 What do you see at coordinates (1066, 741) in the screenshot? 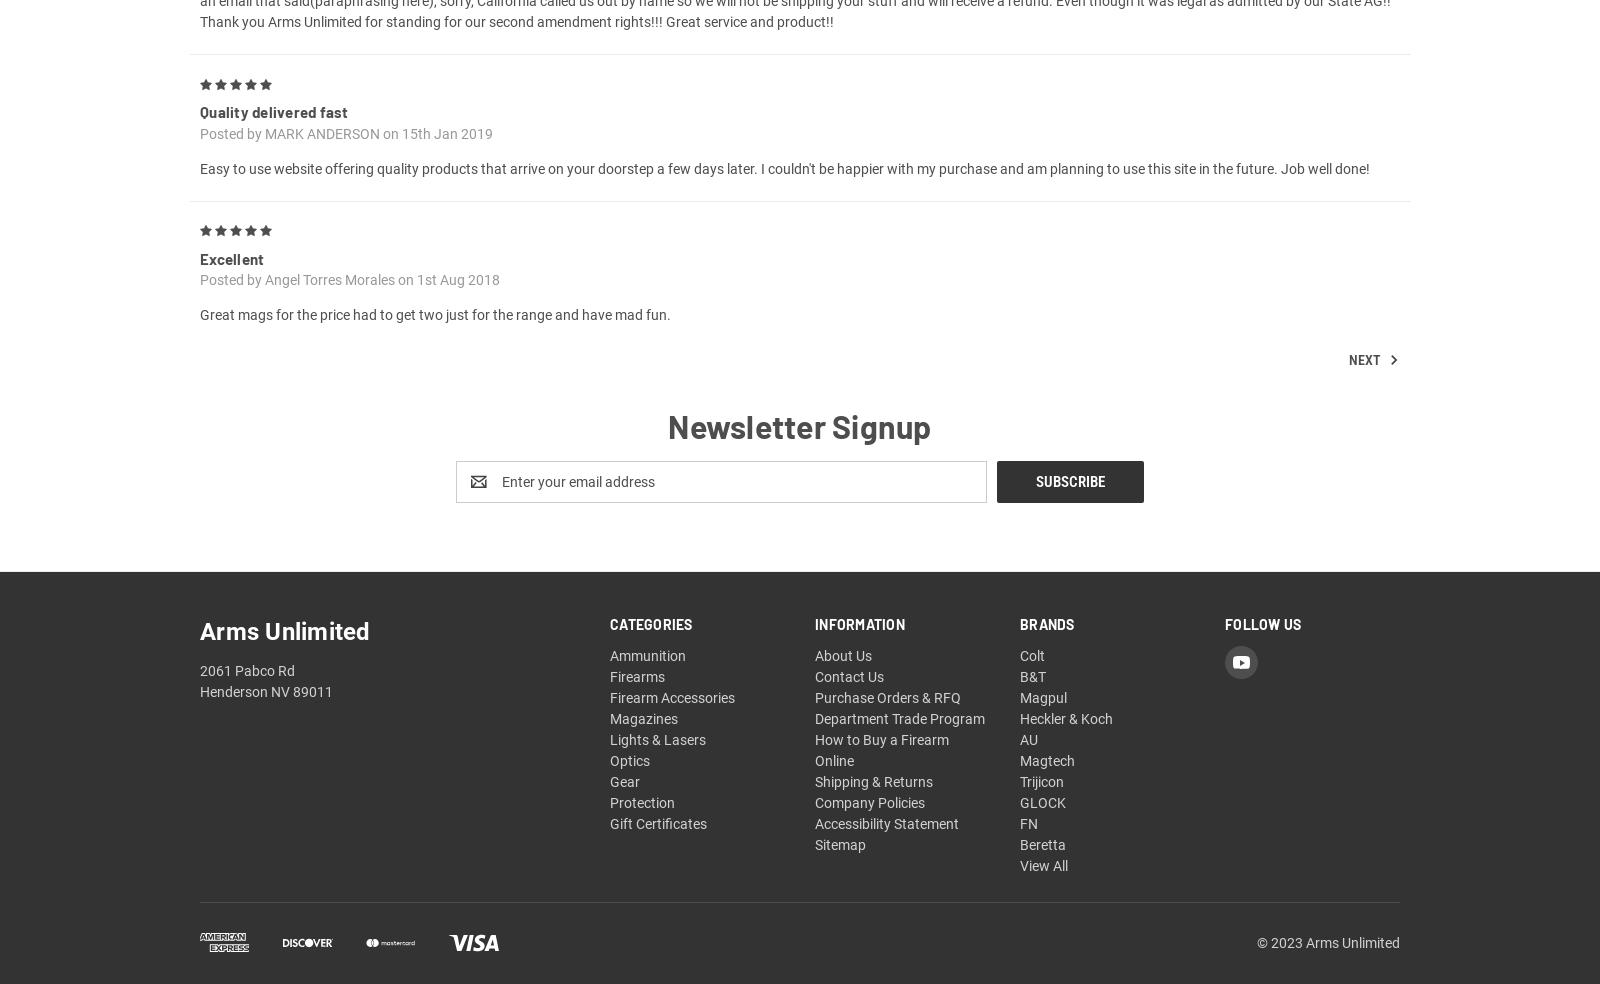
I see `'Heckler & Koch'` at bounding box center [1066, 741].